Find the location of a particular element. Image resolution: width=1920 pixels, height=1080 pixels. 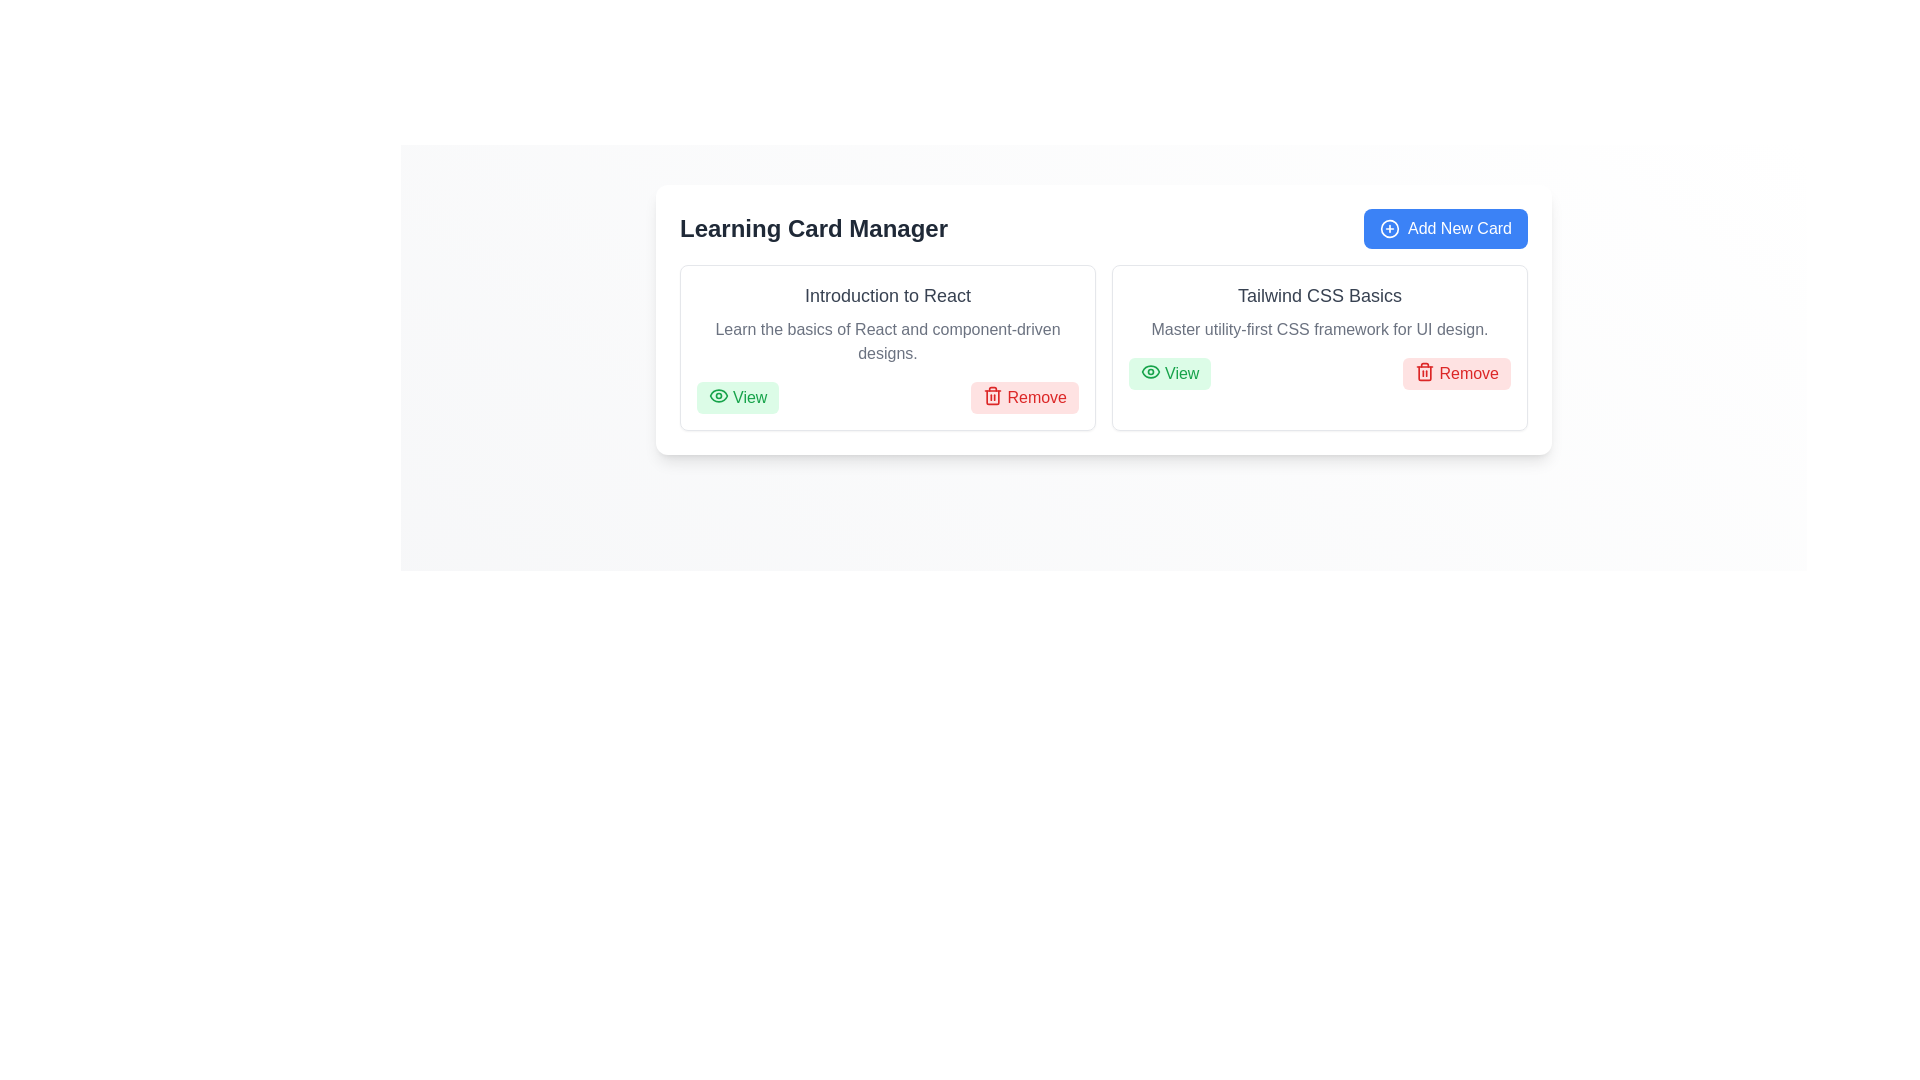

the eye icon representing the 'view' functionality, which is styled in green and located to the left of the 'View' text within a green-highlighted button under the 'Tailwind CSS Basics' section is located at coordinates (1151, 371).